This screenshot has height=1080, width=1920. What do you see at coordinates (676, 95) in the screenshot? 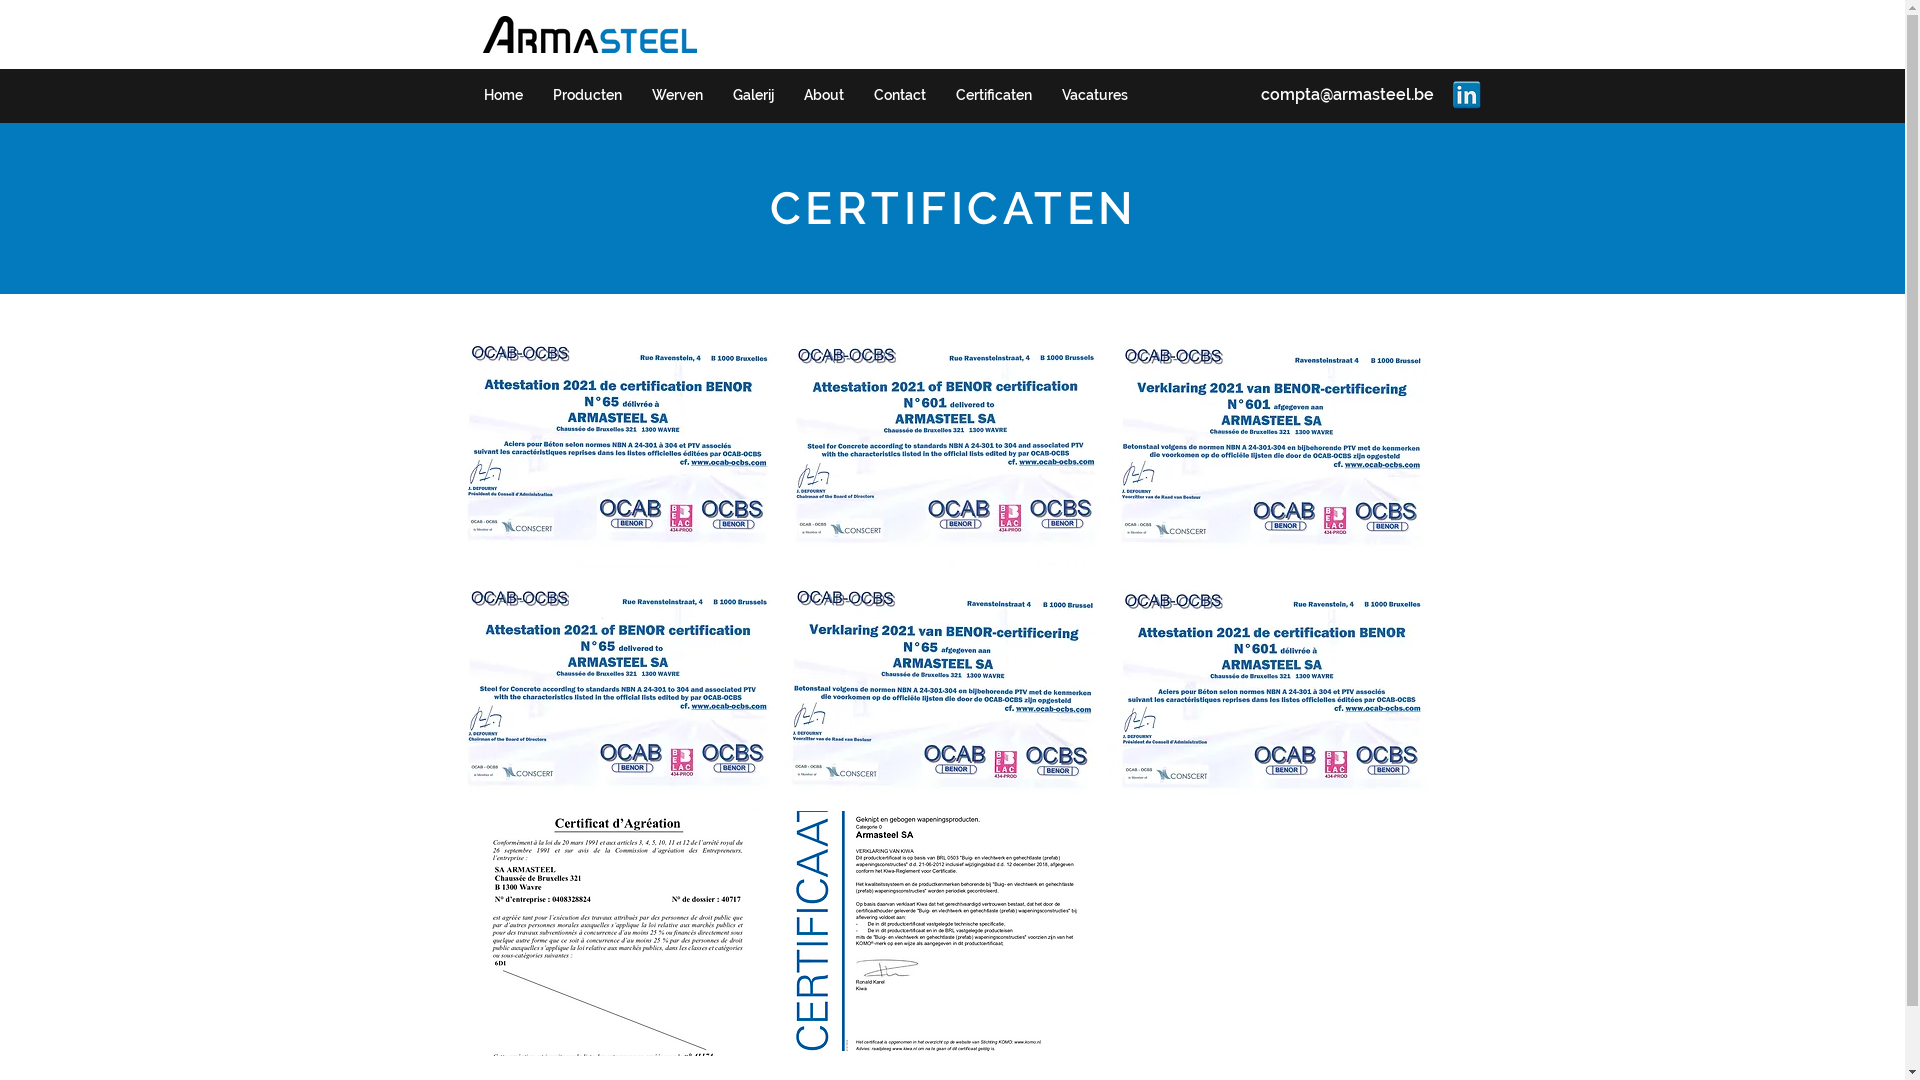
I see `'Werven'` at bounding box center [676, 95].